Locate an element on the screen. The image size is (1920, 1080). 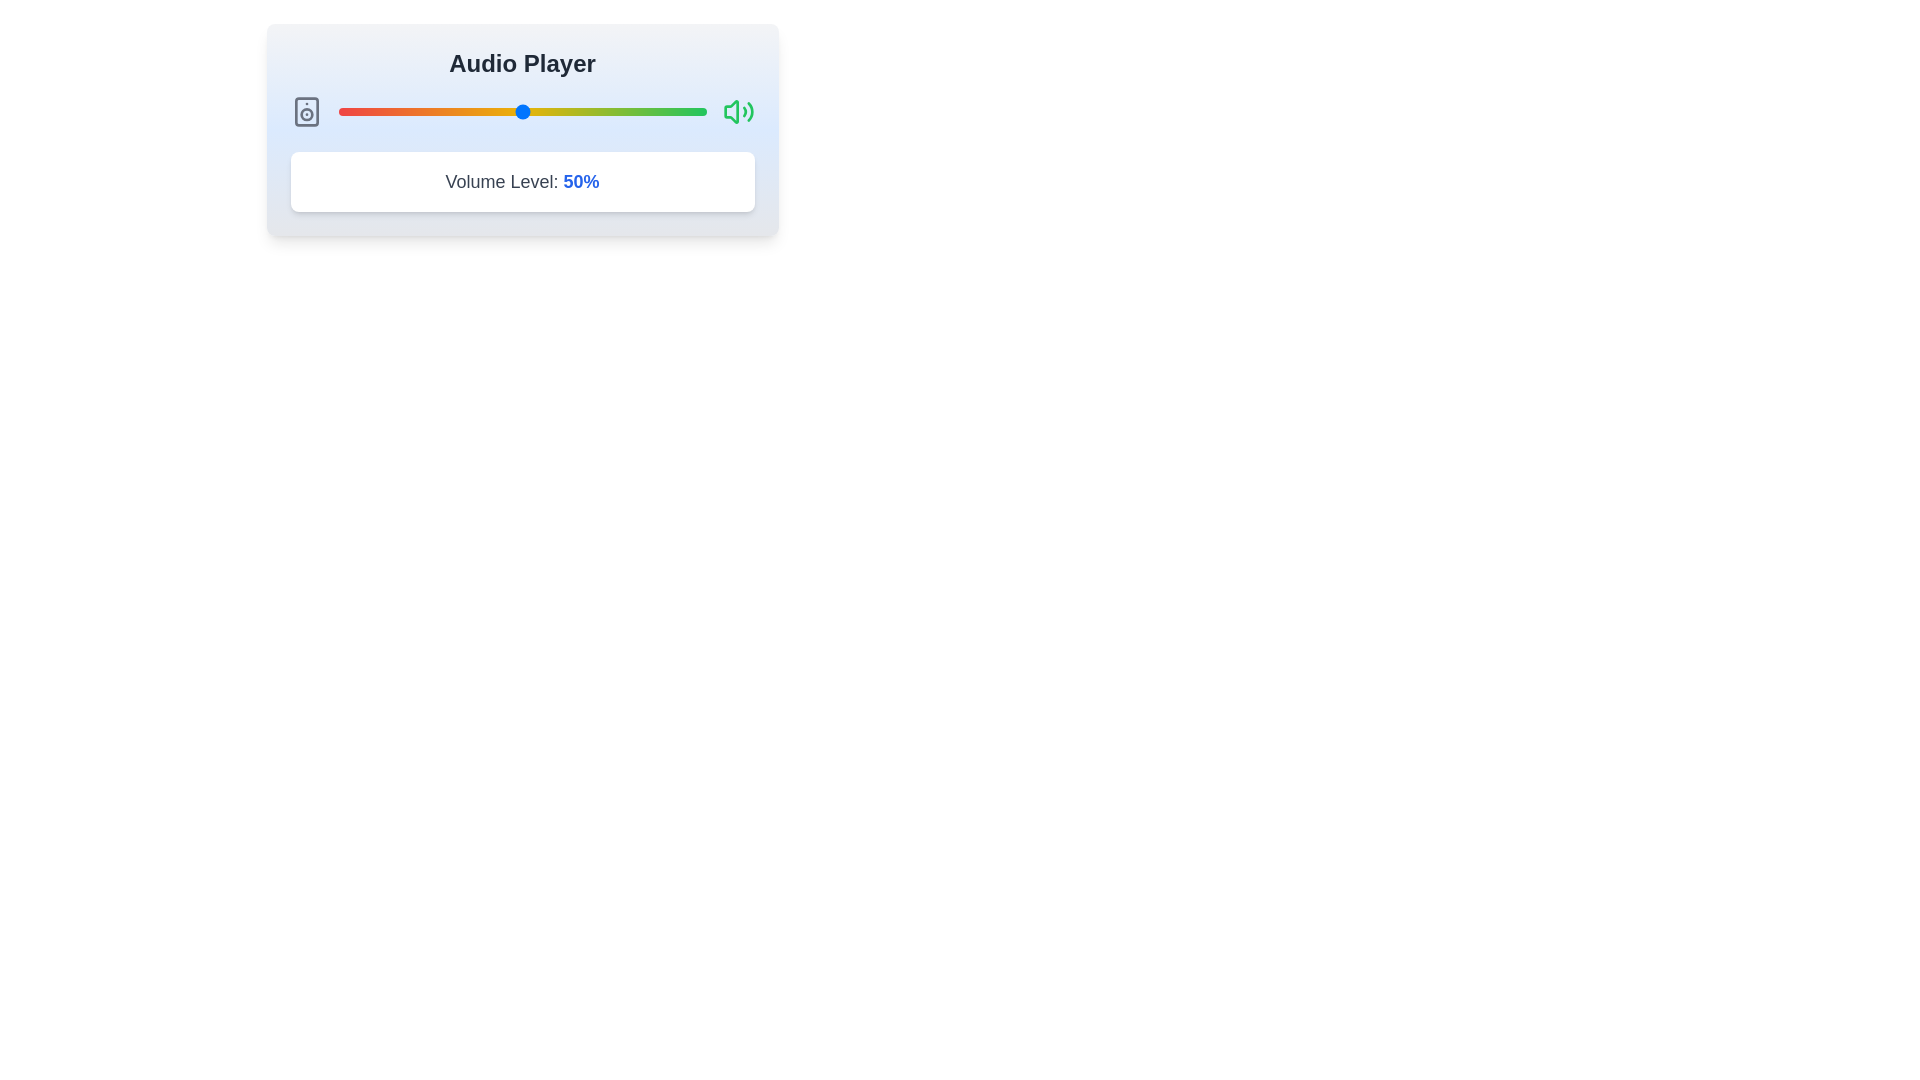
the volume slider to 88% by dragging the slider is located at coordinates (662, 111).